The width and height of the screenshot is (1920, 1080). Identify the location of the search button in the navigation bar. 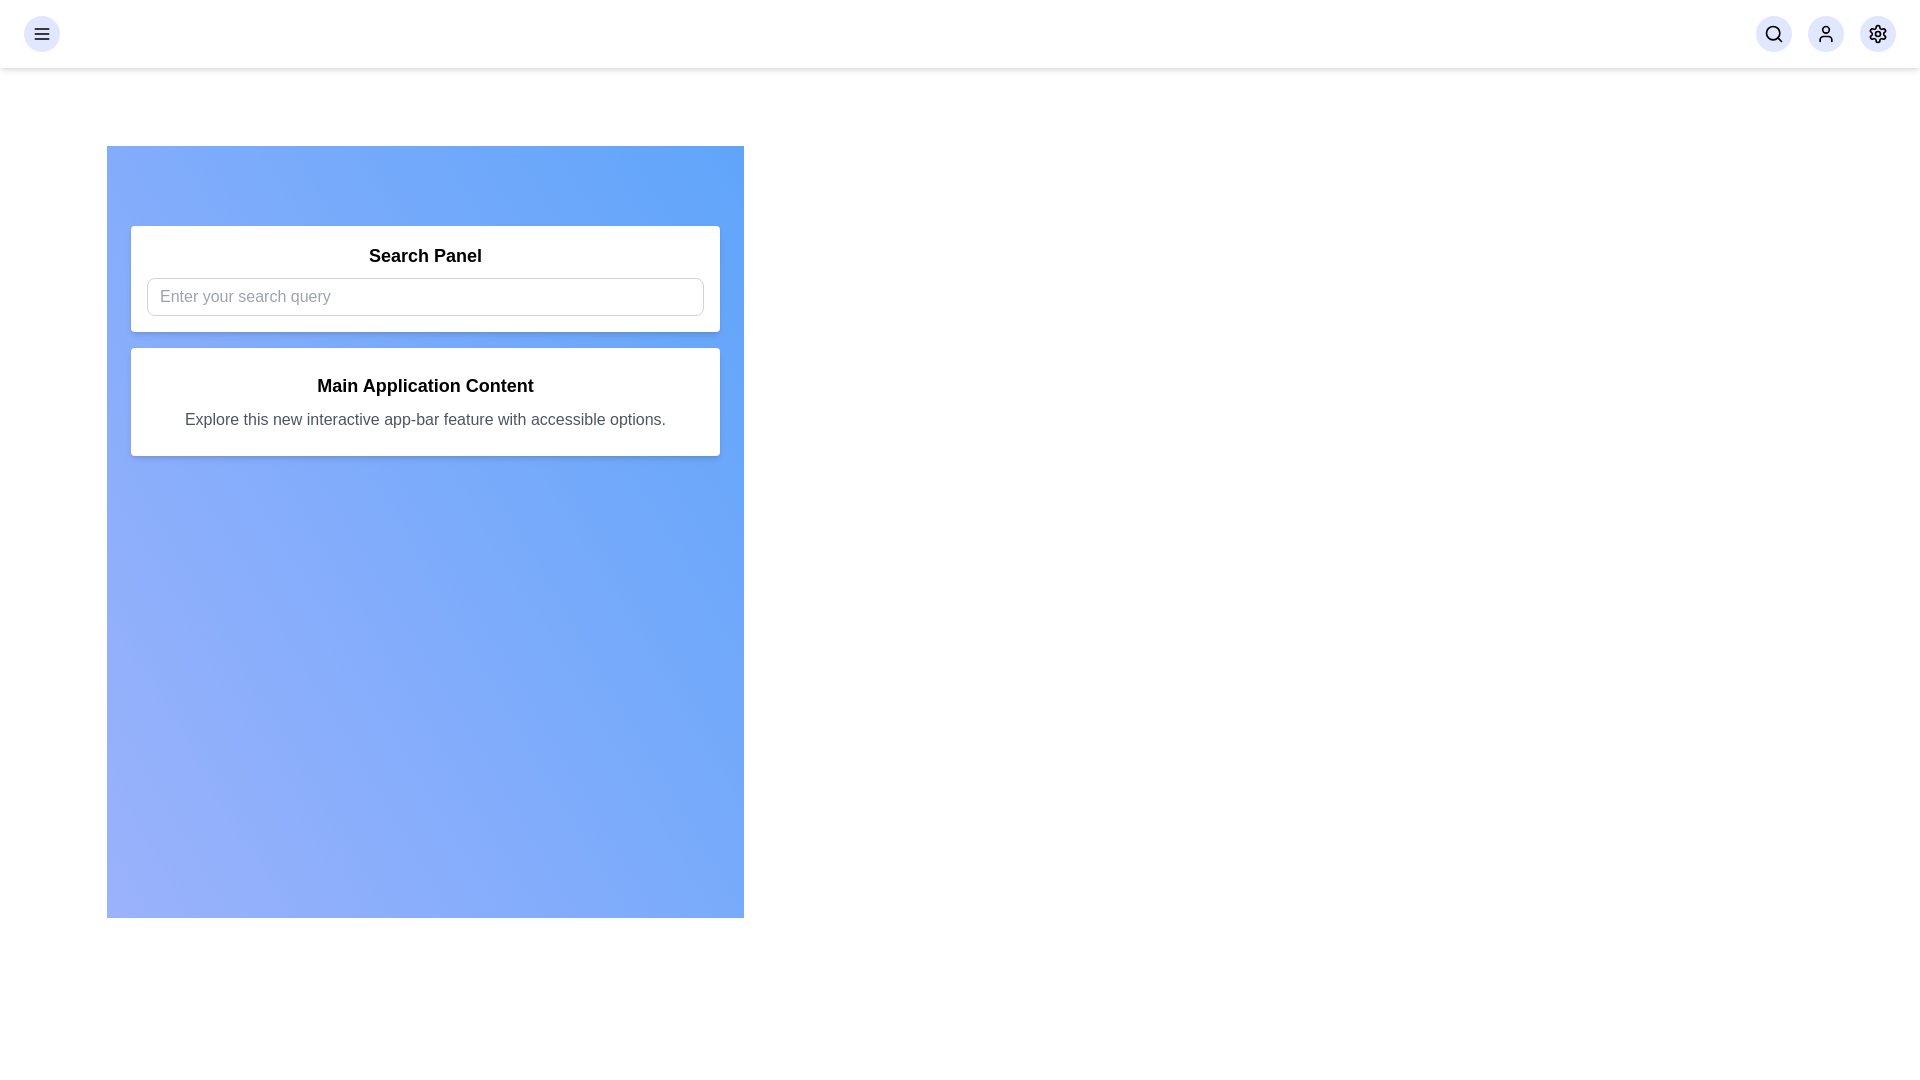
(1774, 34).